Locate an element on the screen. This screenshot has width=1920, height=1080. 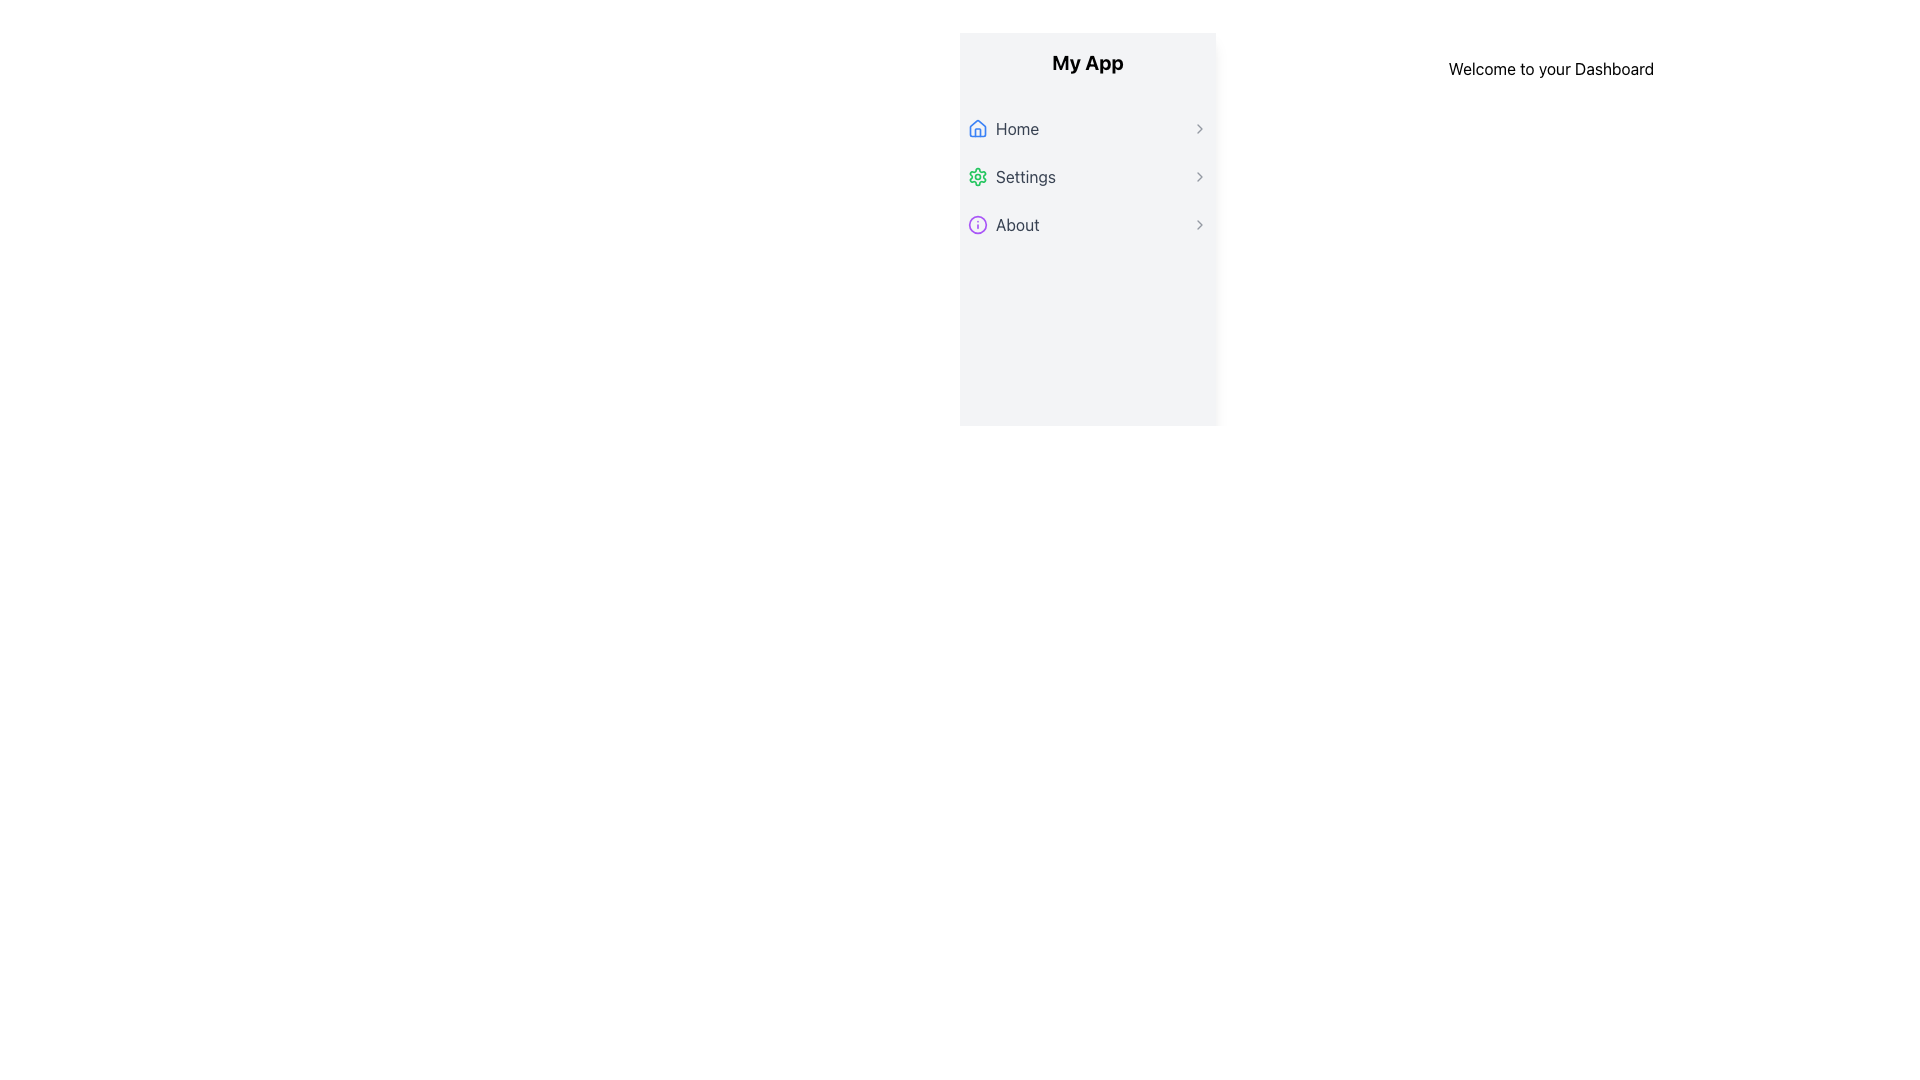
the blue house icon located to the left of the 'Home' menu item in the main sidebar of the application interface is located at coordinates (978, 128).